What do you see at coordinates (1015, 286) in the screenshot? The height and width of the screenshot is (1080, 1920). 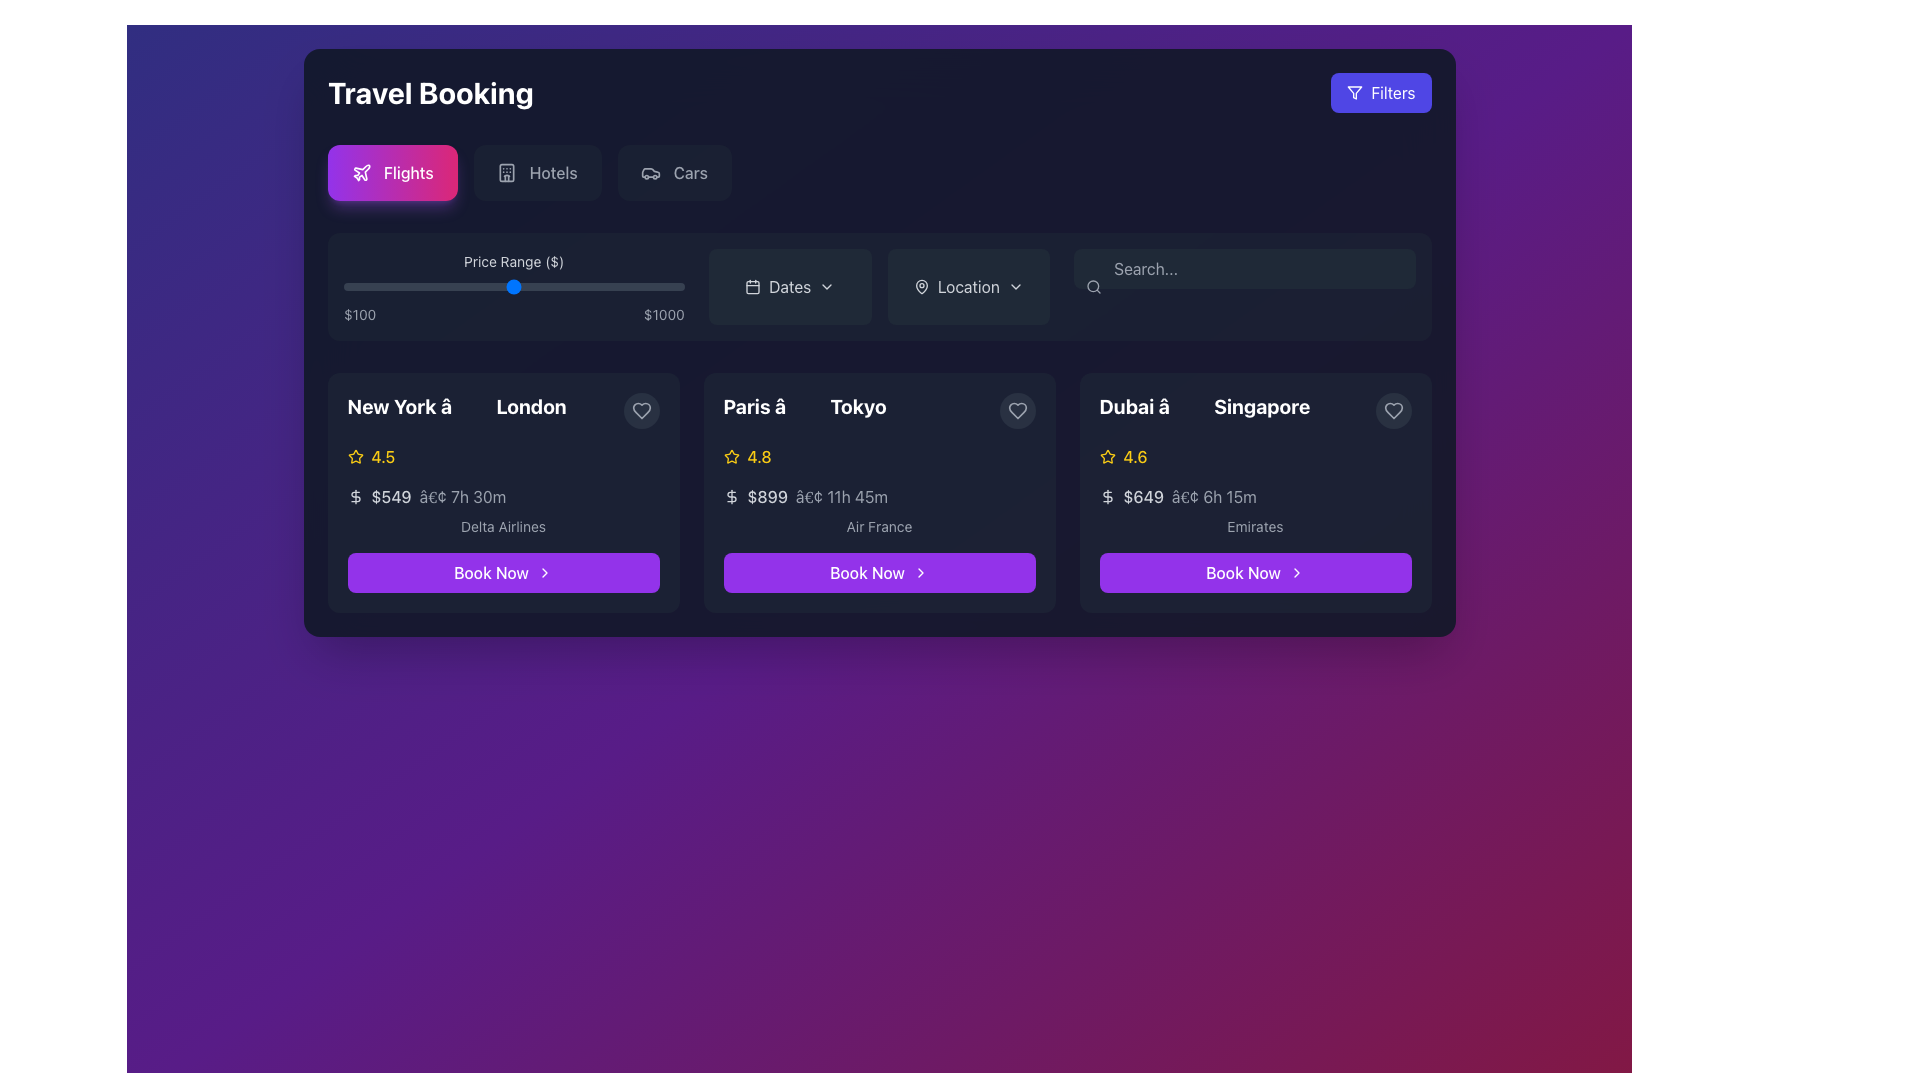 I see `the 'Location' icon in the travel booking application` at bounding box center [1015, 286].